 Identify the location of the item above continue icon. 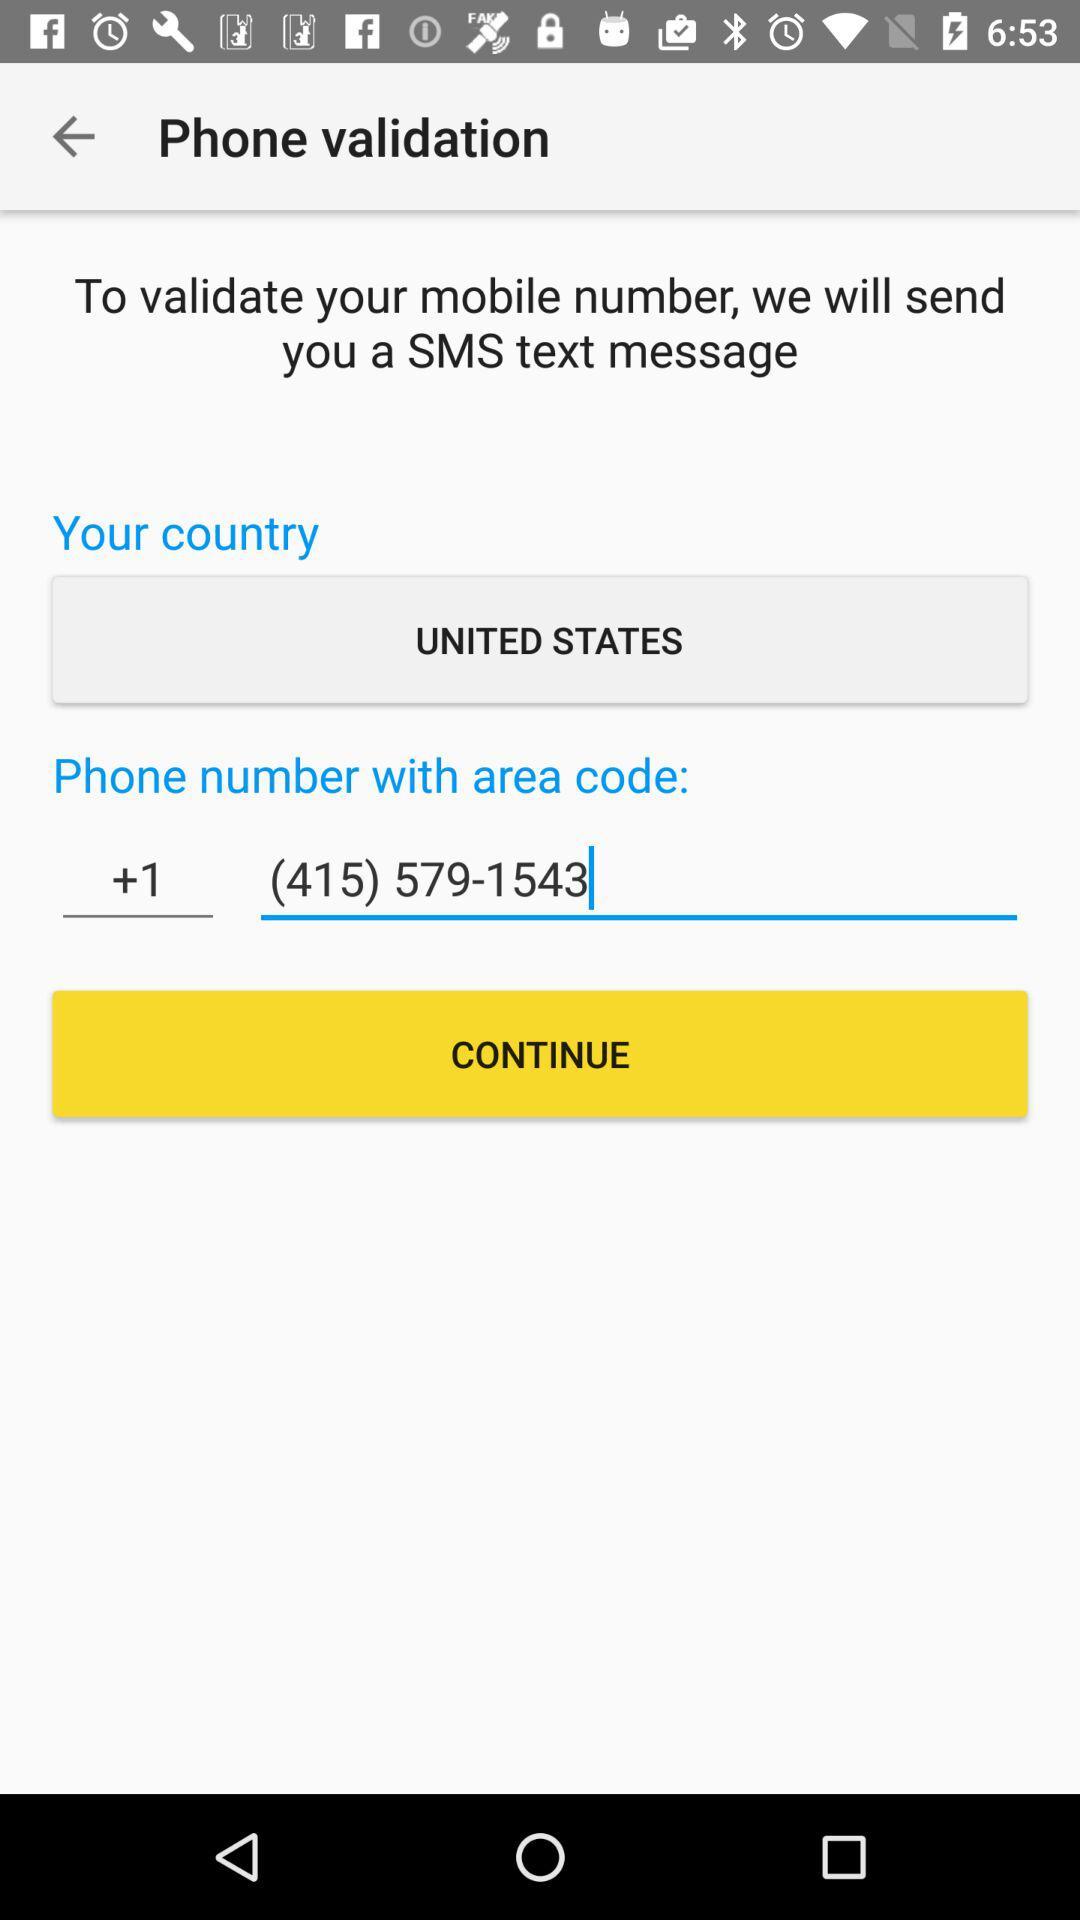
(639, 878).